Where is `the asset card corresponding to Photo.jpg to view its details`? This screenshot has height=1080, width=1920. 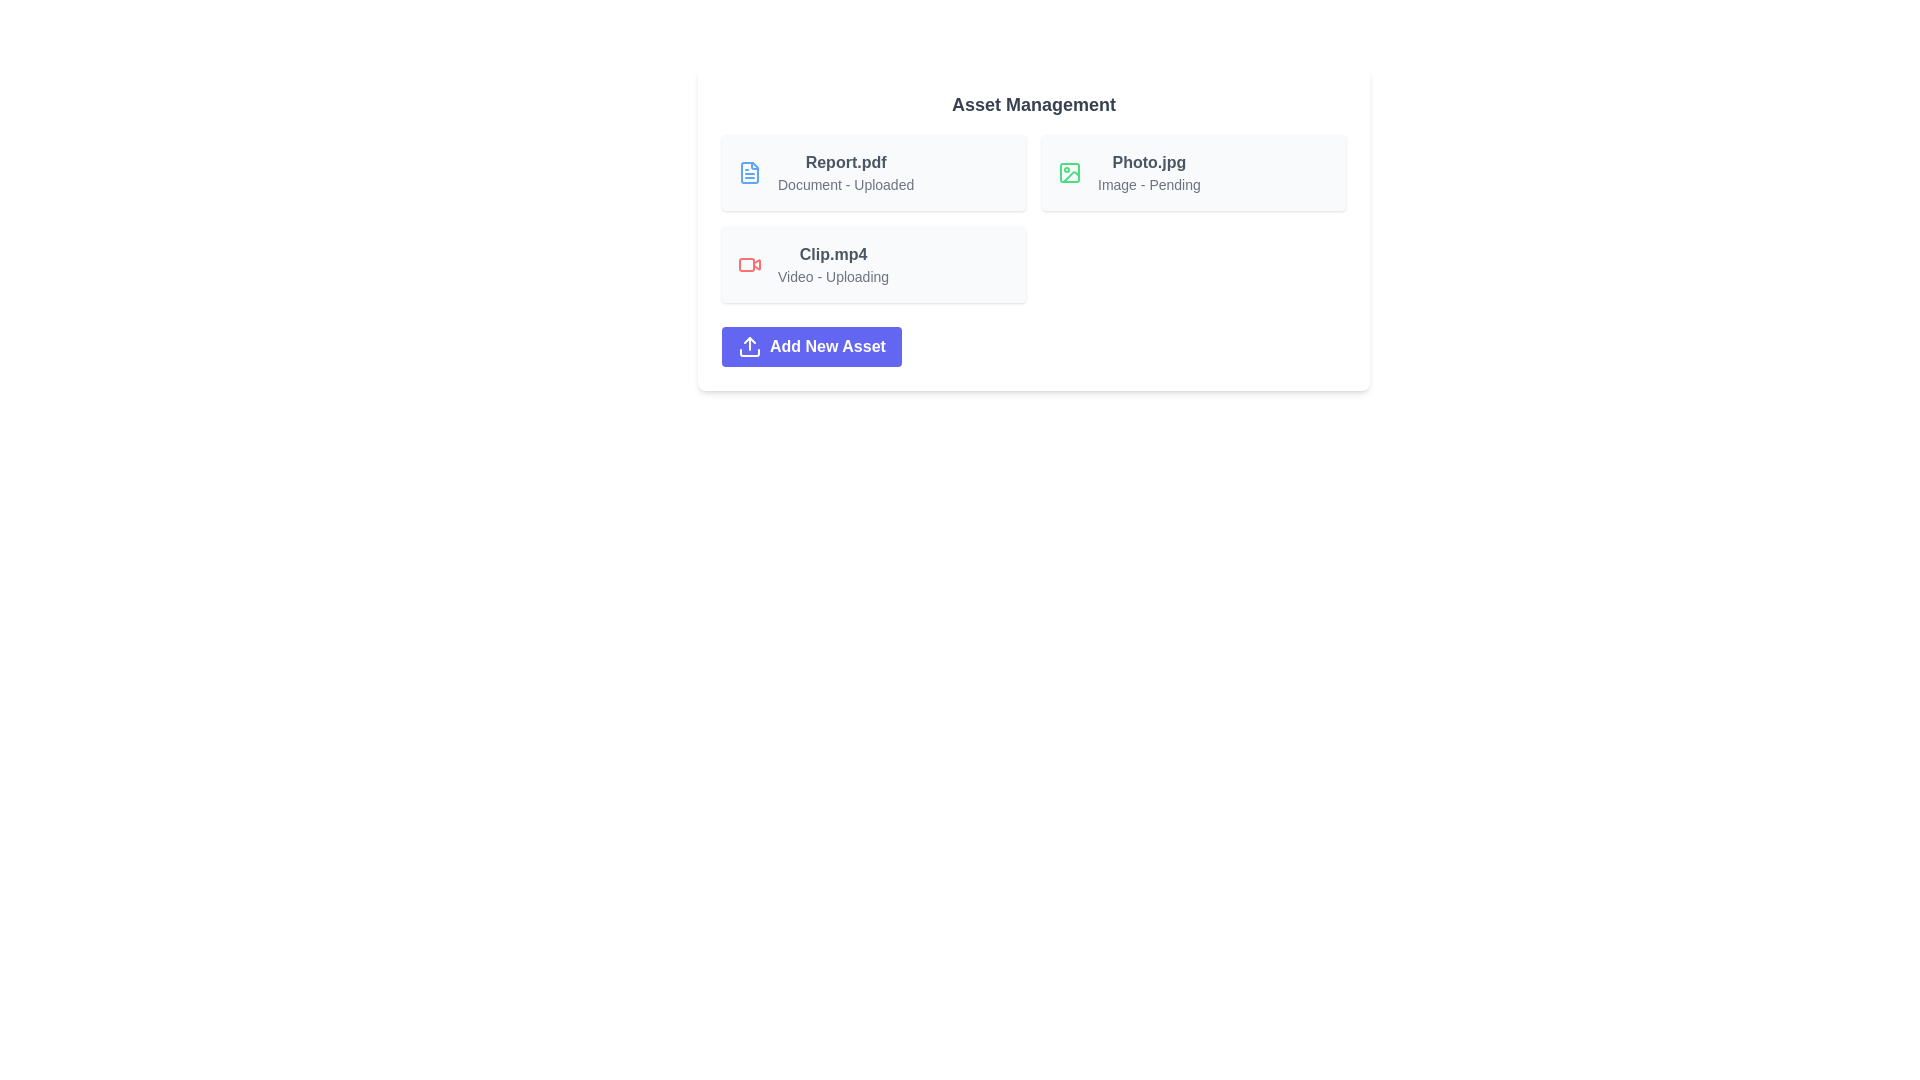
the asset card corresponding to Photo.jpg to view its details is located at coordinates (1194, 172).